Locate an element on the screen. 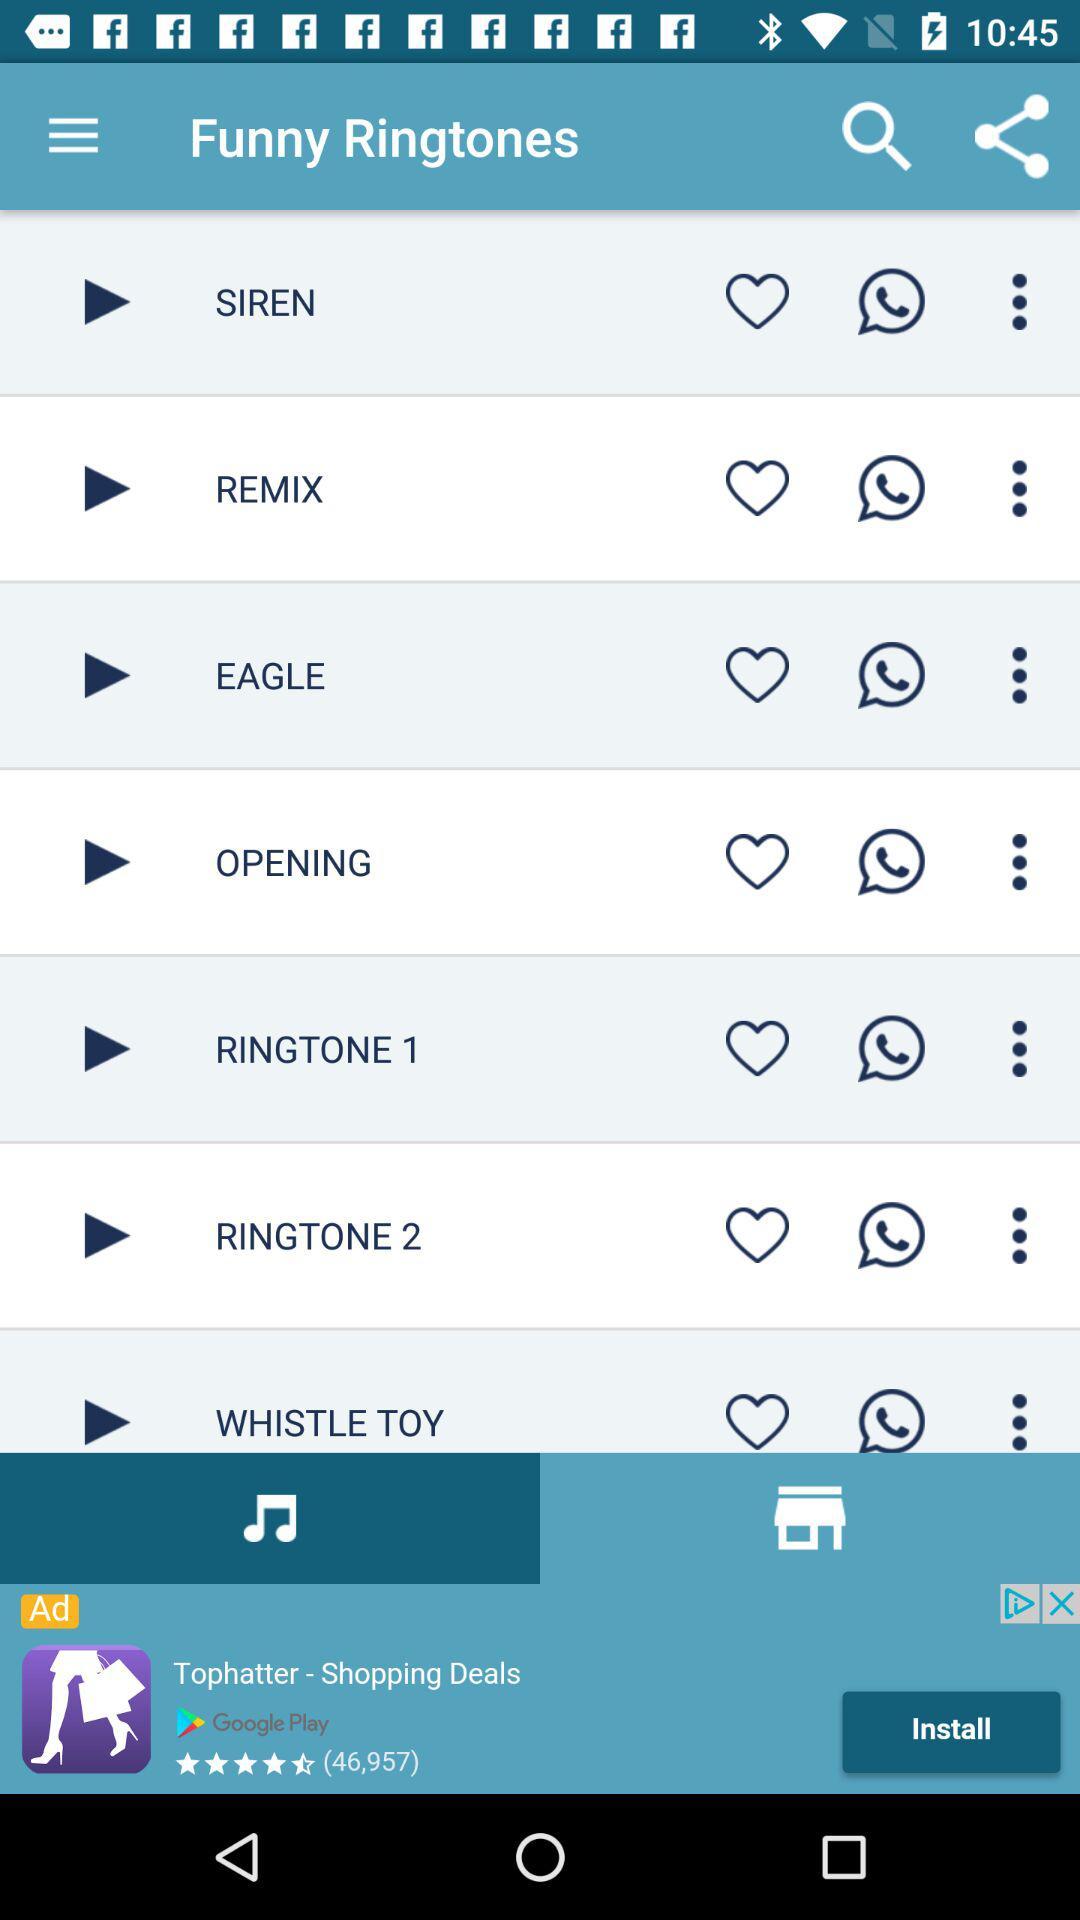 The height and width of the screenshot is (1920, 1080). mark as favorite is located at coordinates (757, 488).